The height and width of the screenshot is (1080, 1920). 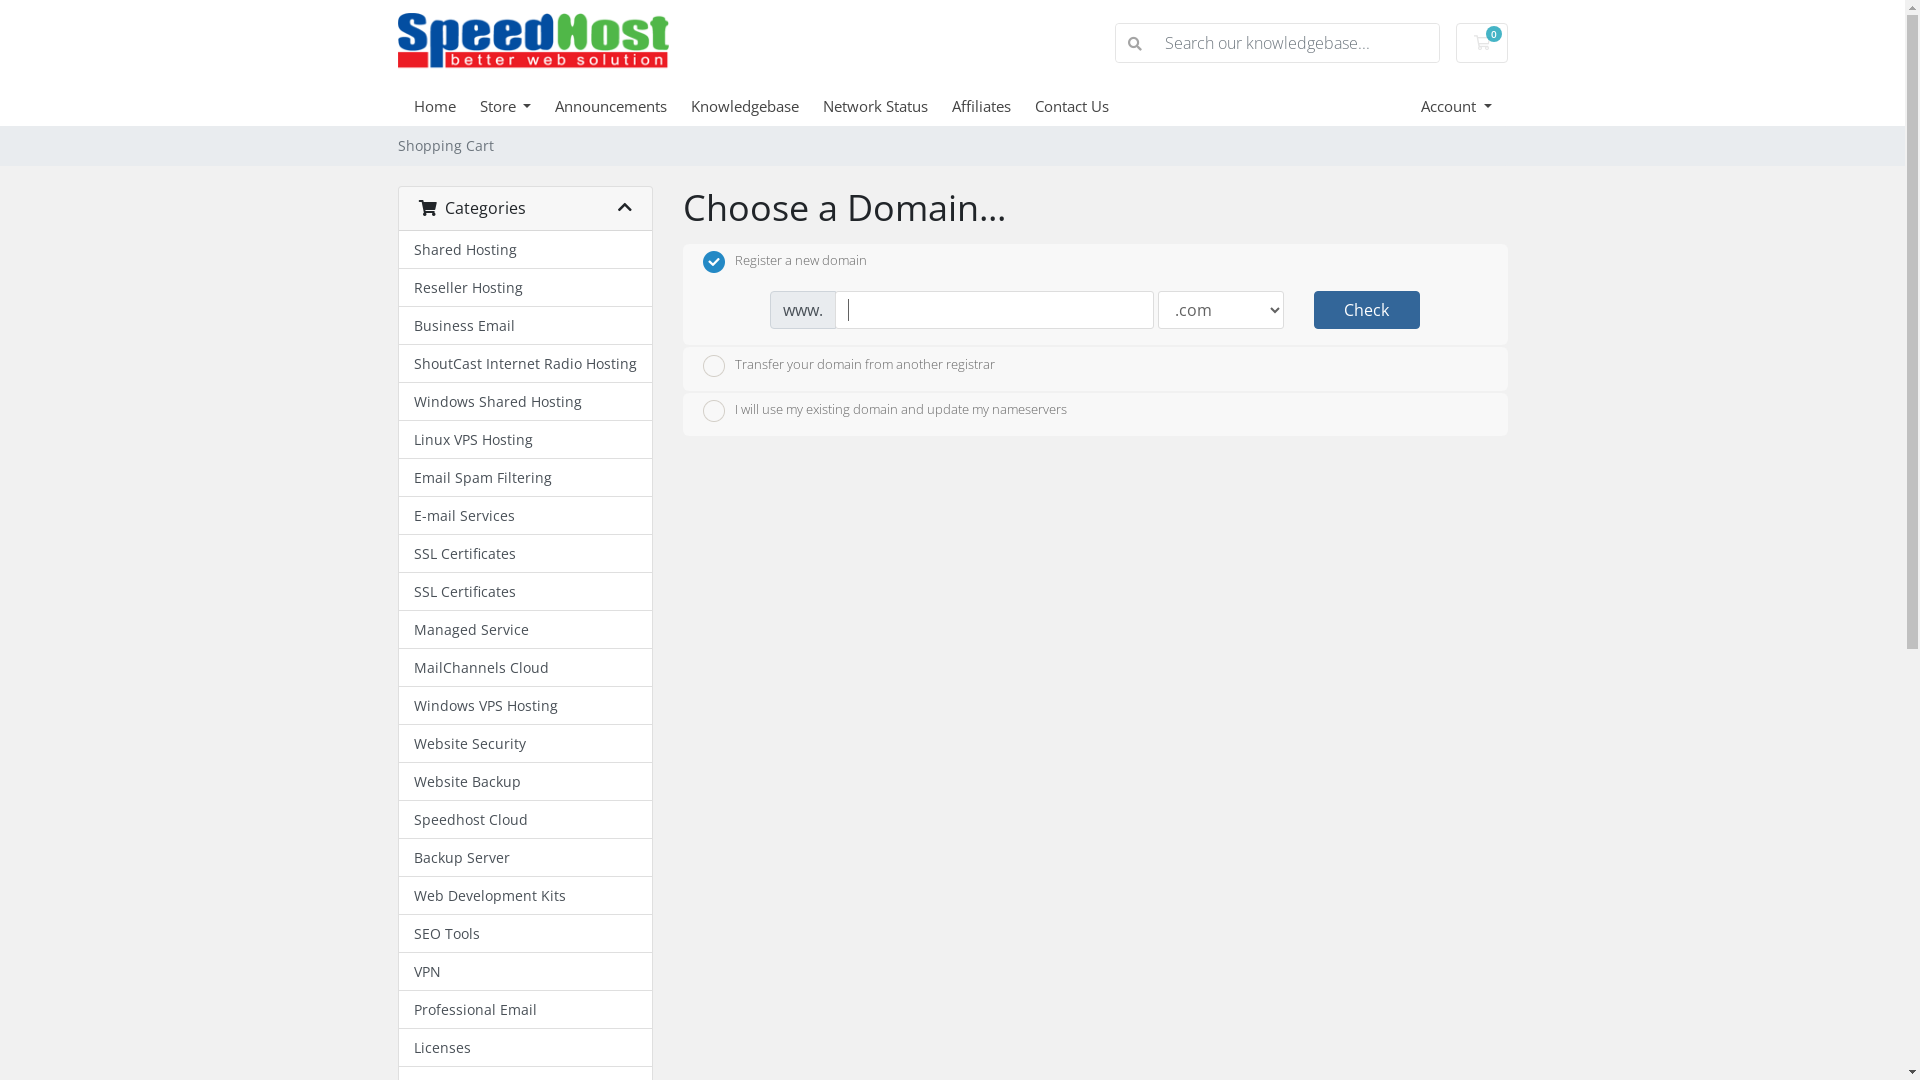 I want to click on 'Shared Hosting', so click(x=524, y=249).